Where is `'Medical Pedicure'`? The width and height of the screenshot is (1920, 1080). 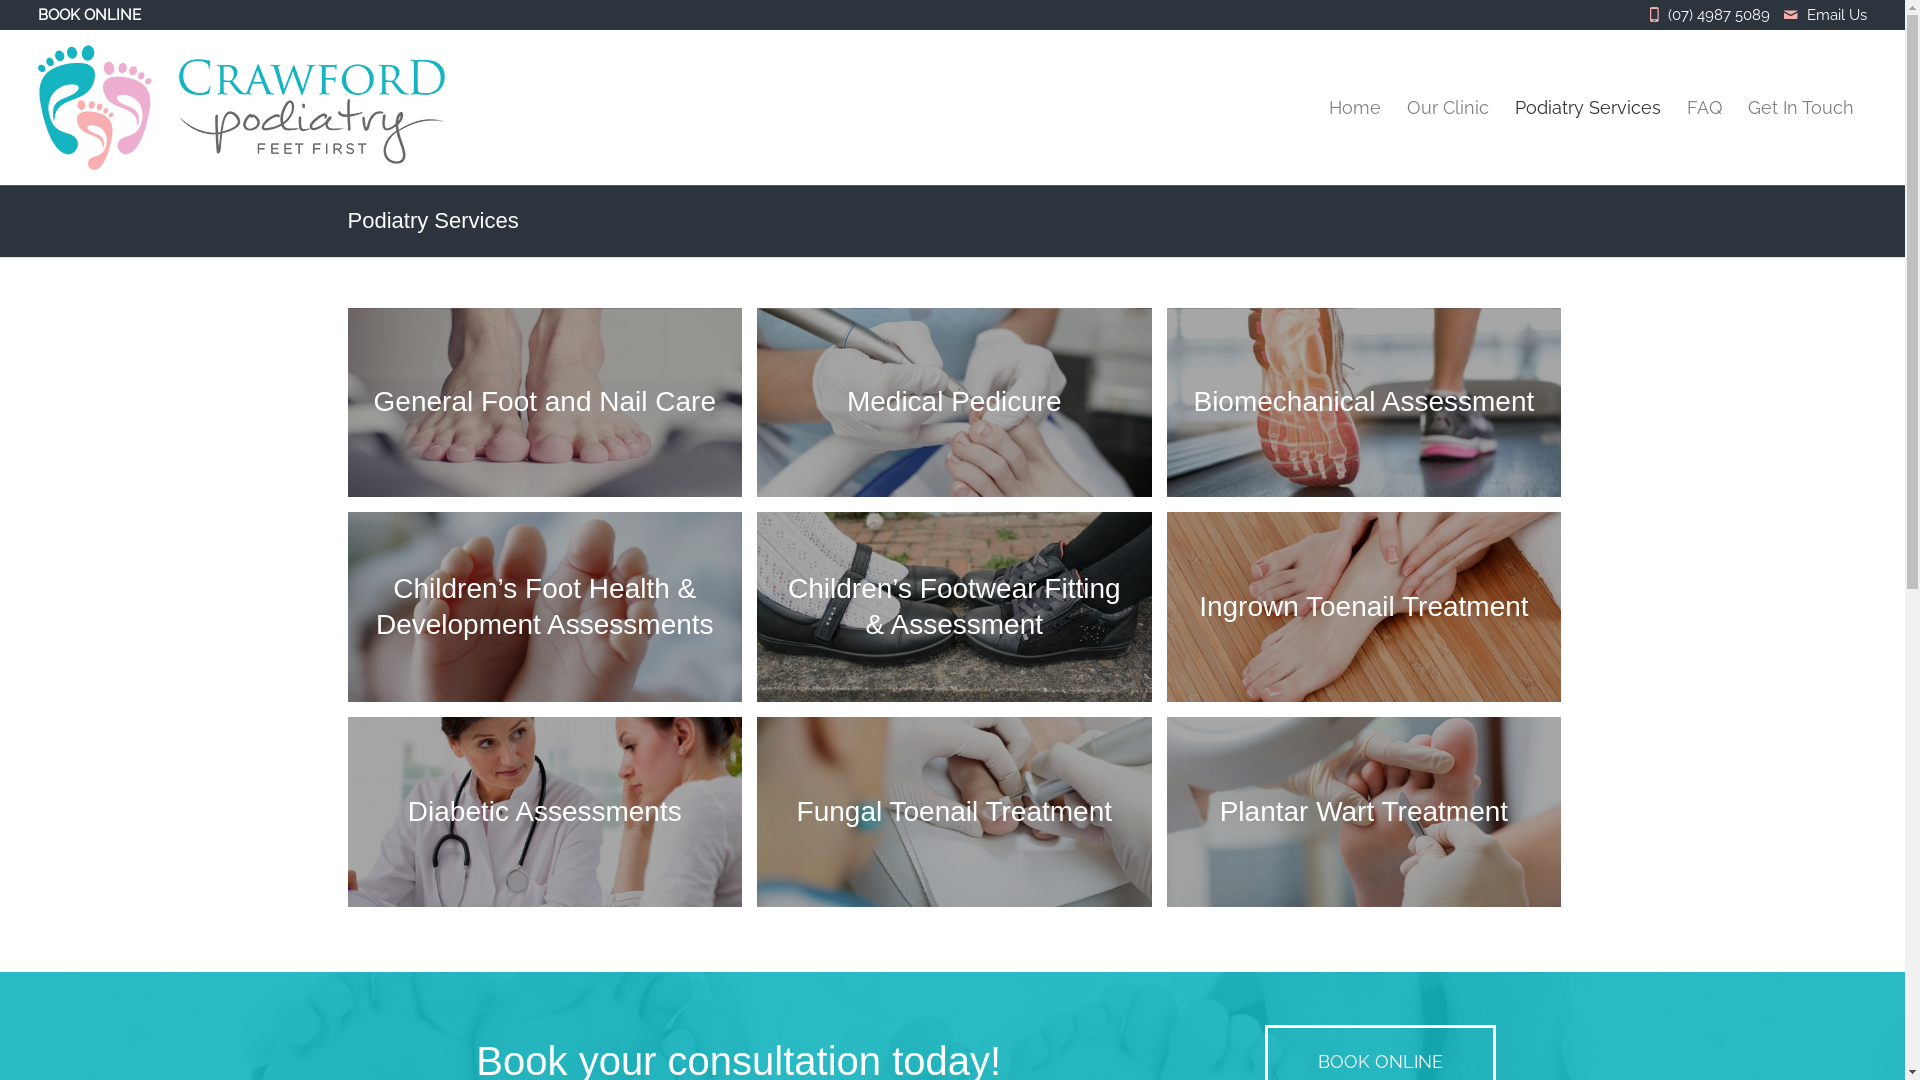 'Medical Pedicure' is located at coordinates (961, 409).